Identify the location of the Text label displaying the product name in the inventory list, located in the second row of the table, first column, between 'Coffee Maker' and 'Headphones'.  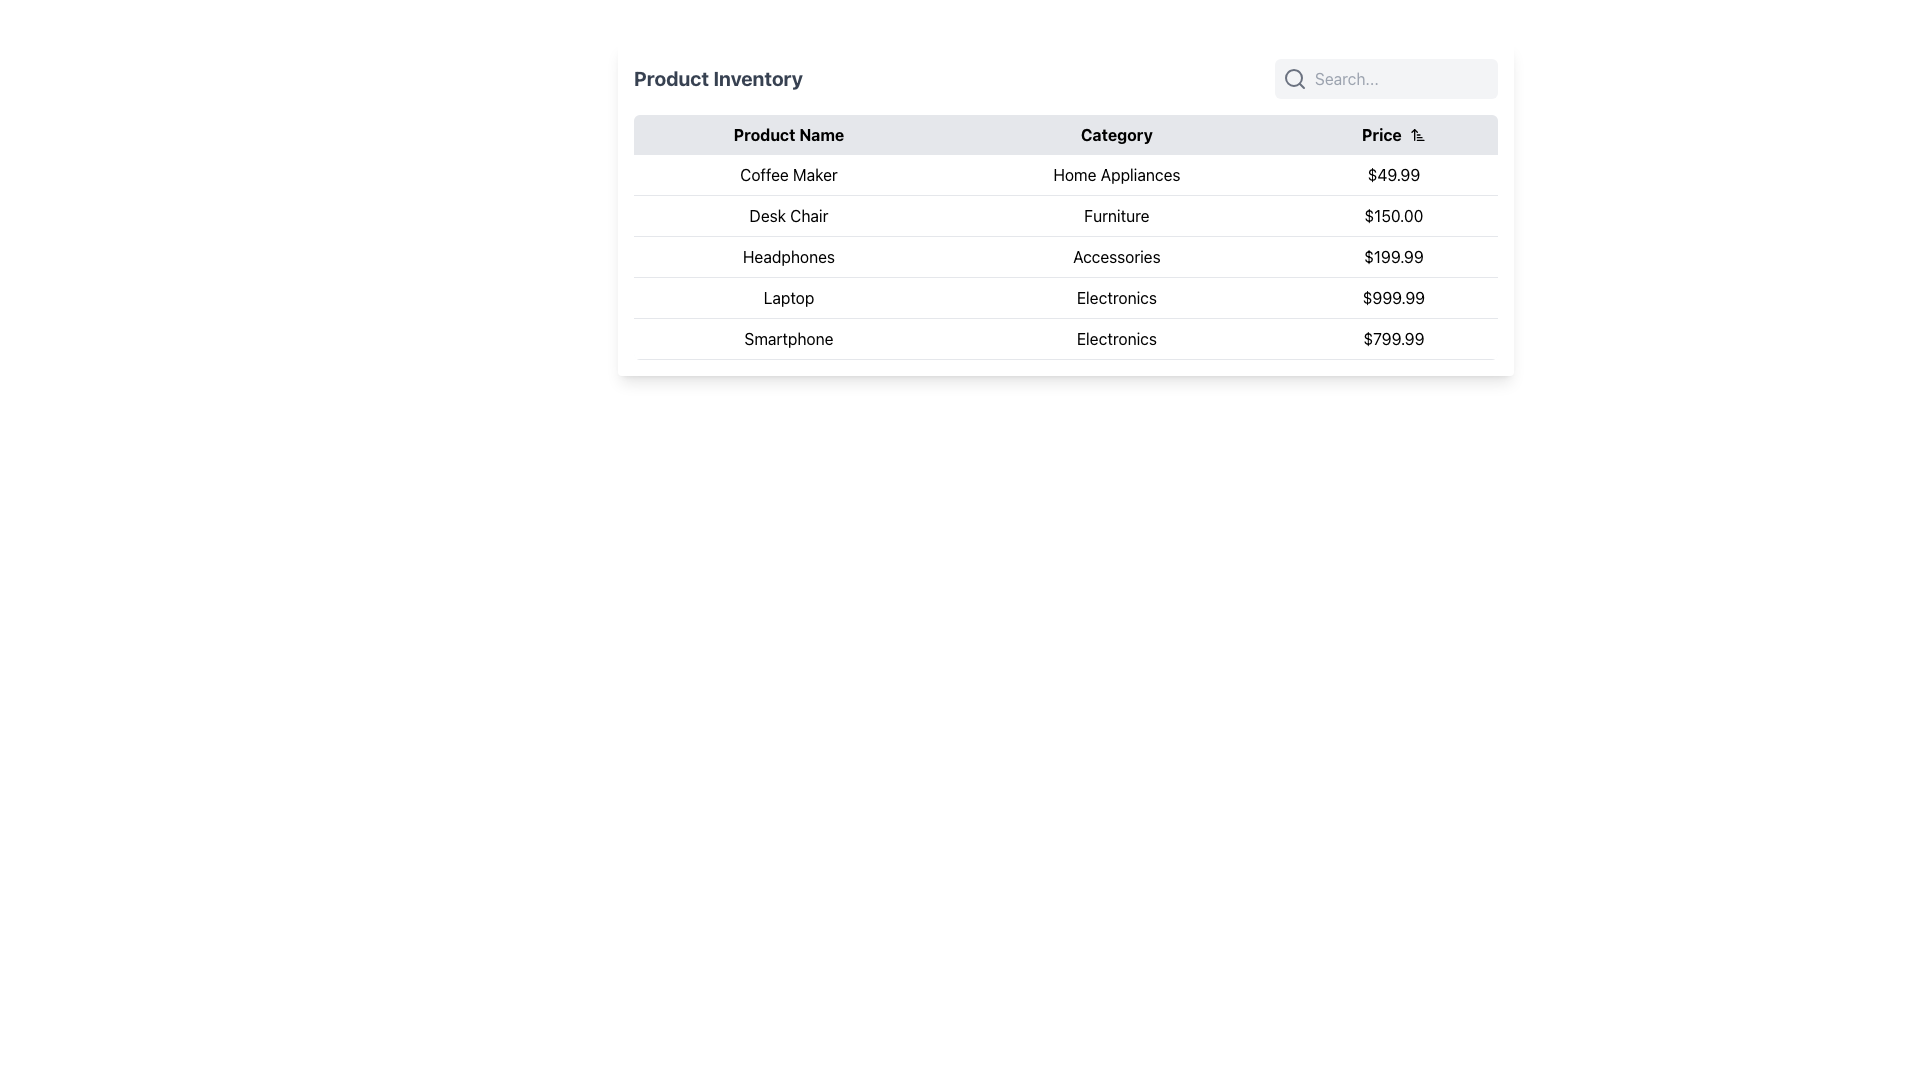
(787, 216).